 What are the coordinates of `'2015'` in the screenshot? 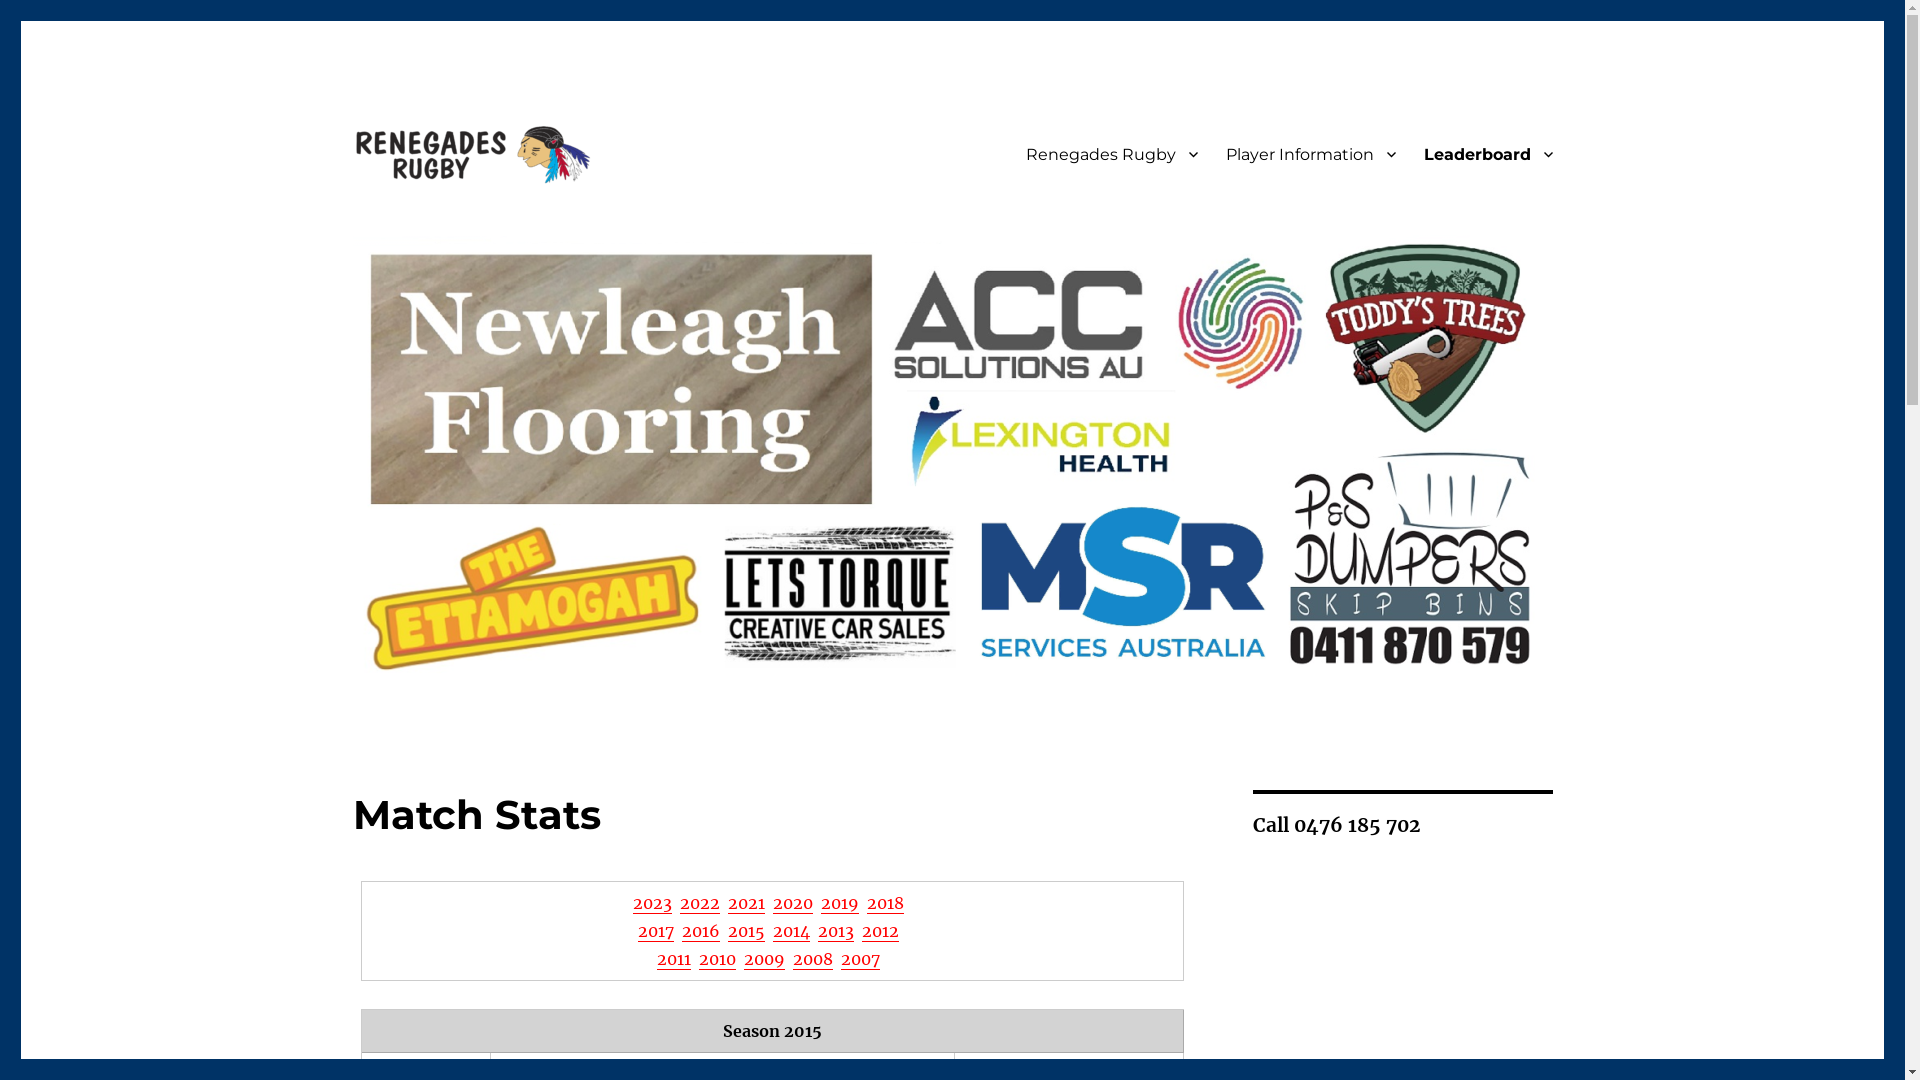 It's located at (745, 930).